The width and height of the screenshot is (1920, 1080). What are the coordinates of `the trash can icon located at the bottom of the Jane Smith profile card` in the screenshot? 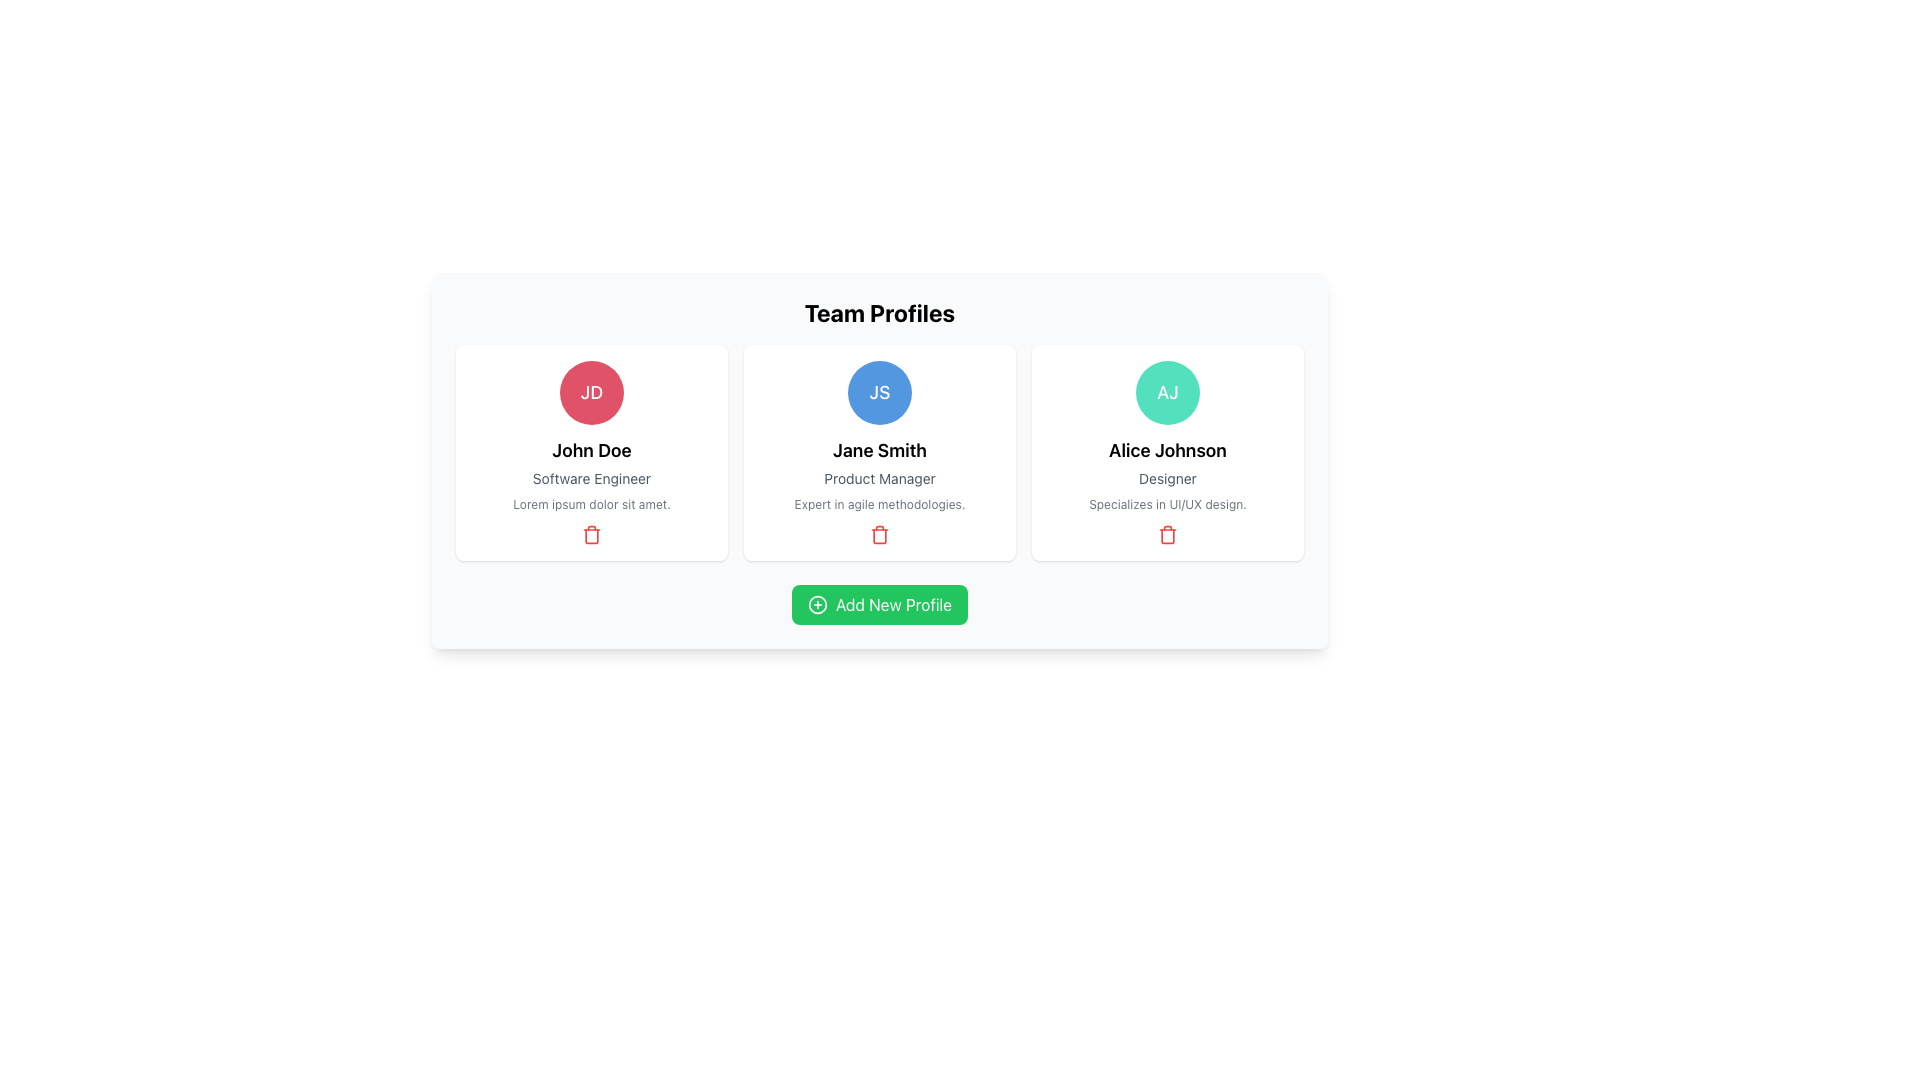 It's located at (879, 534).